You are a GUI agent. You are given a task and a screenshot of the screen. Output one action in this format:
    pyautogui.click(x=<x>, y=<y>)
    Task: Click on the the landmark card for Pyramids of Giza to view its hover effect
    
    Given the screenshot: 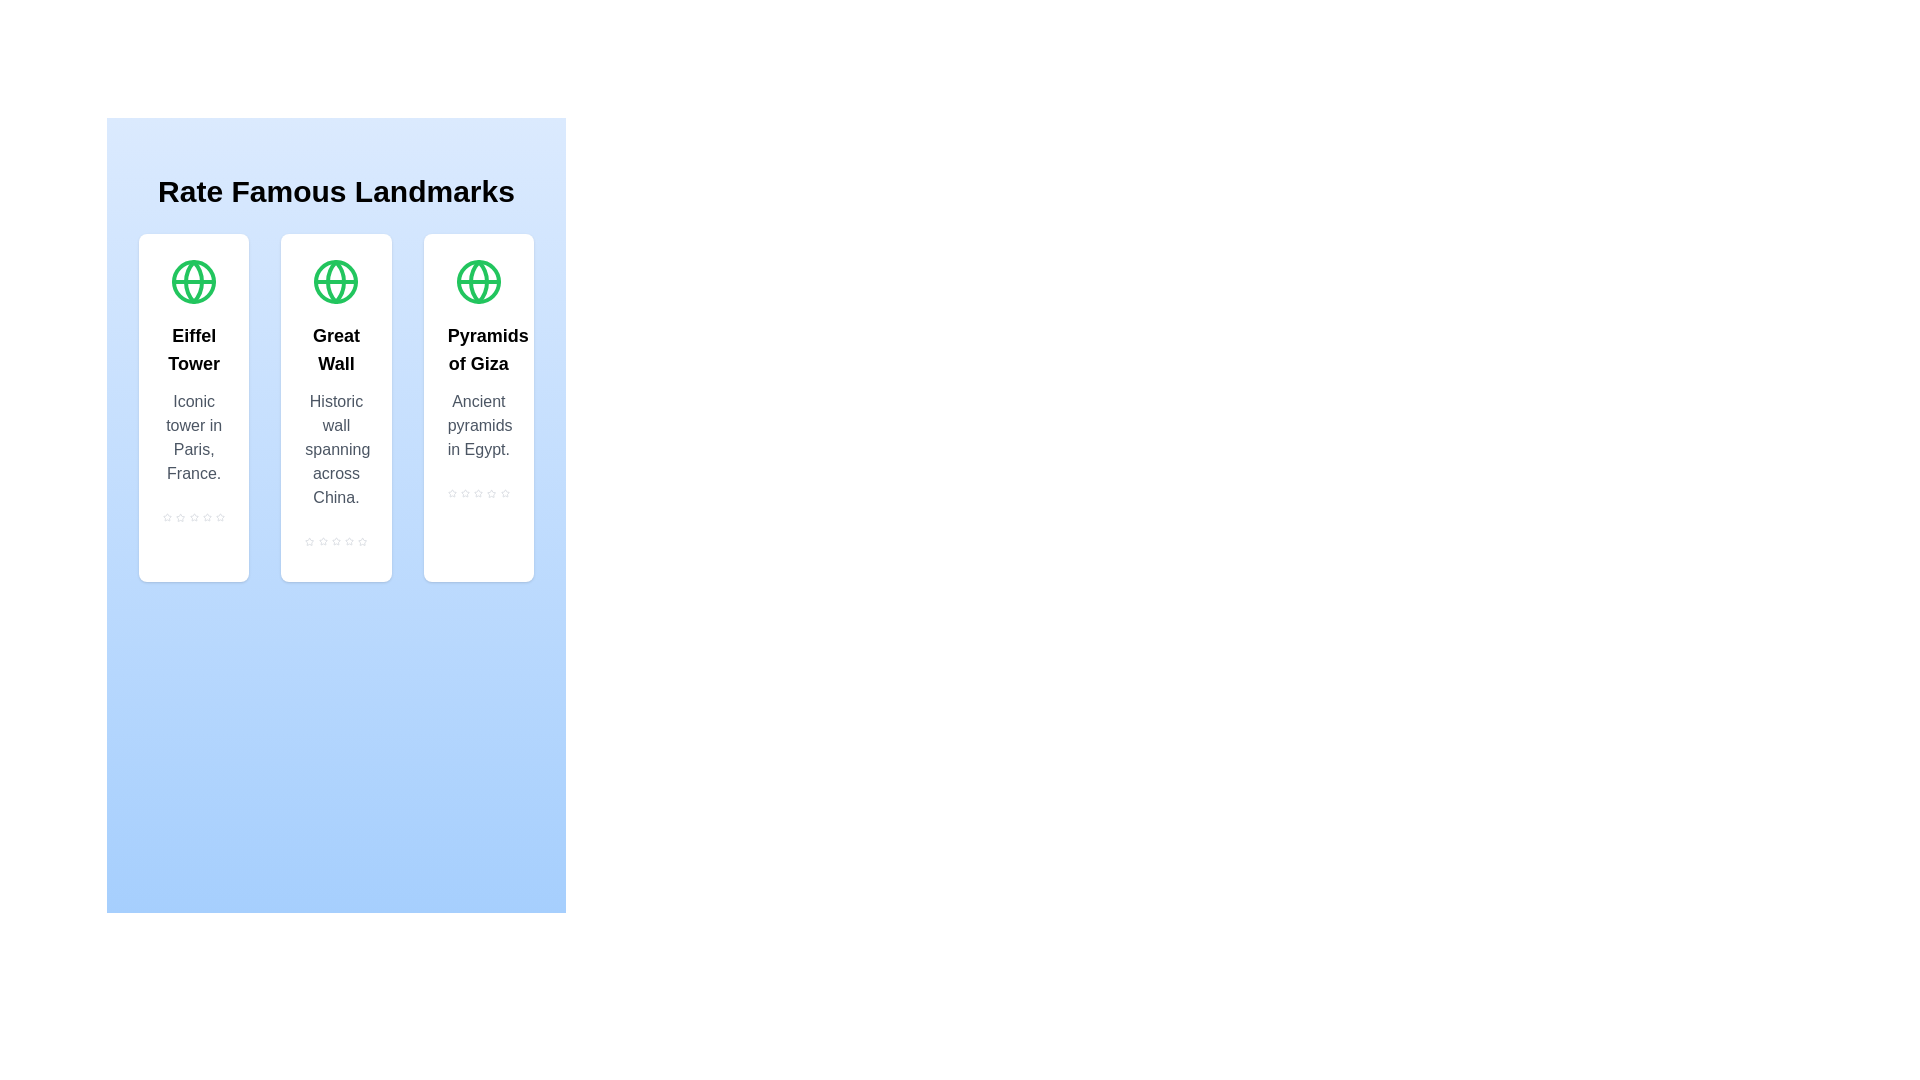 What is the action you would take?
    pyautogui.click(x=477, y=407)
    